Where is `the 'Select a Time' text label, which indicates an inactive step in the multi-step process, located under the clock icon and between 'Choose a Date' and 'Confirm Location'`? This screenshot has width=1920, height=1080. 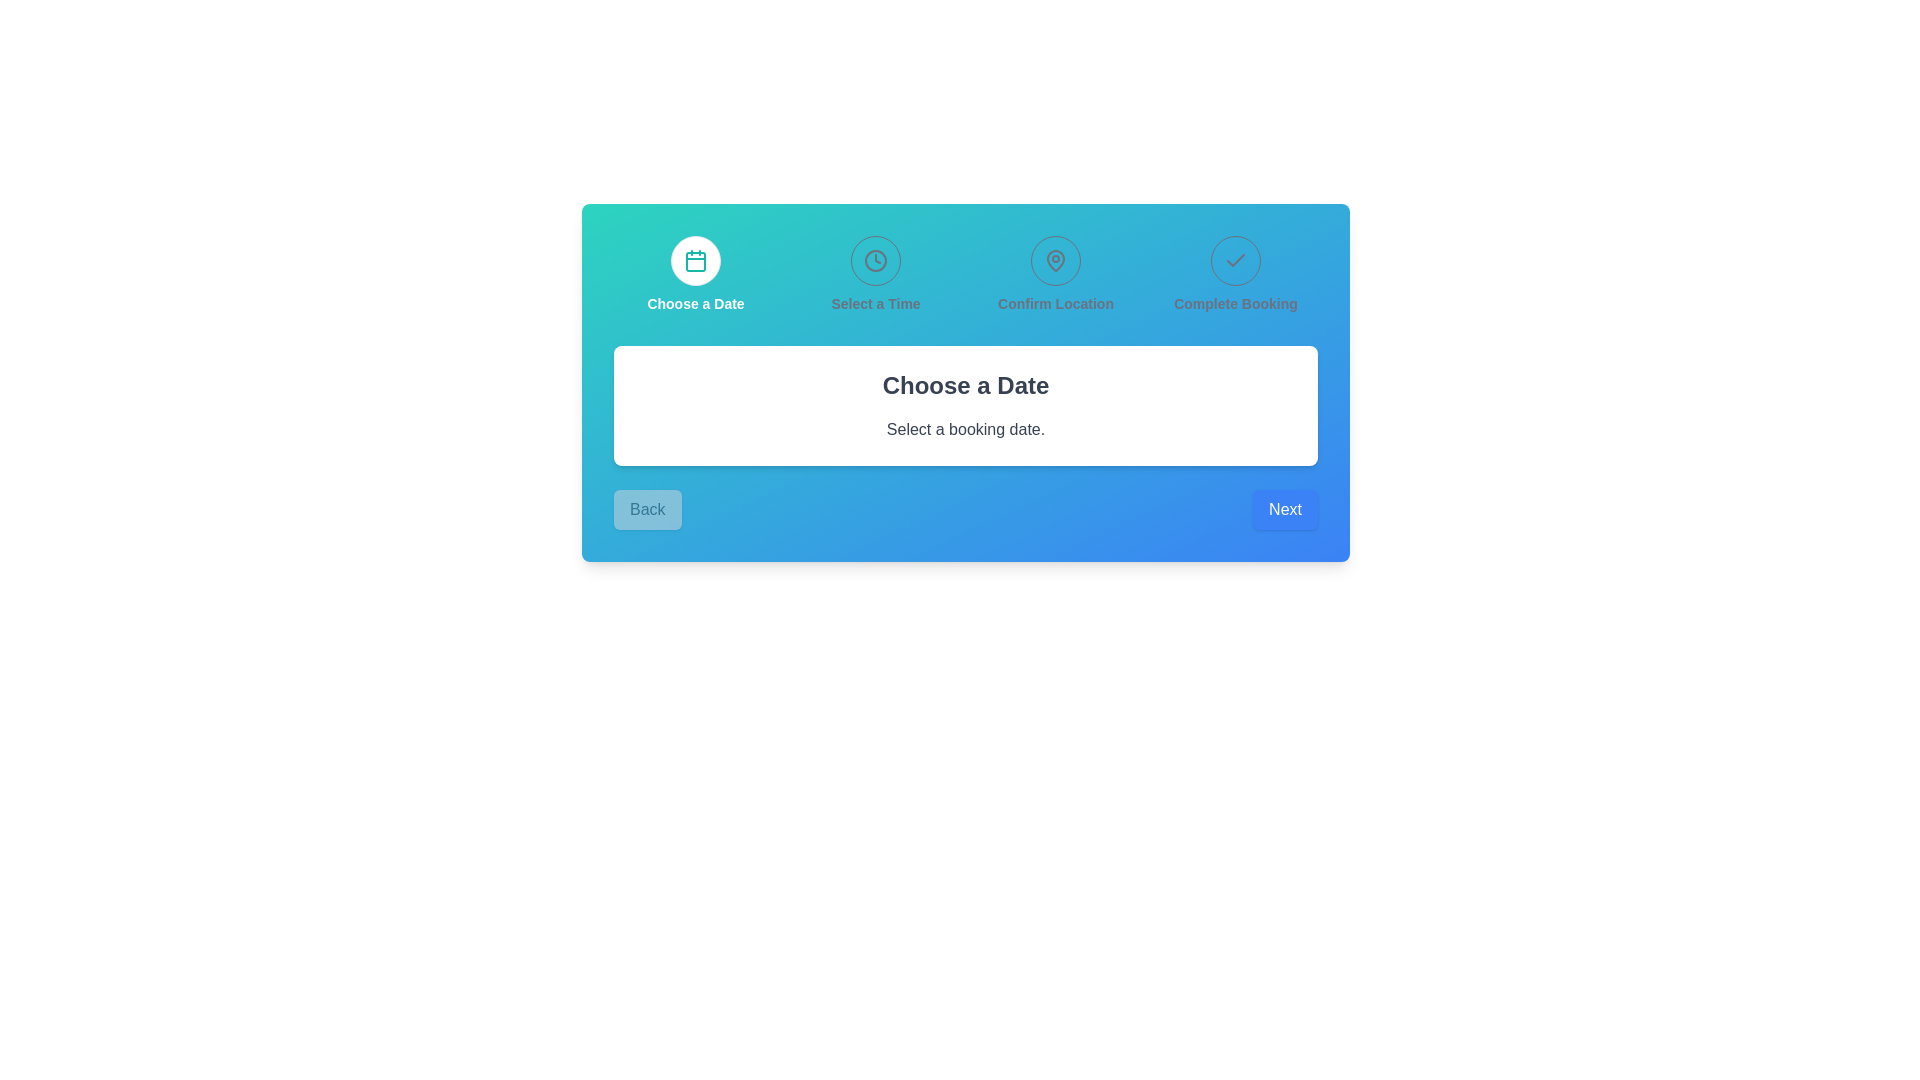 the 'Select a Time' text label, which indicates an inactive step in the multi-step process, located under the clock icon and between 'Choose a Date' and 'Confirm Location' is located at coordinates (875, 304).